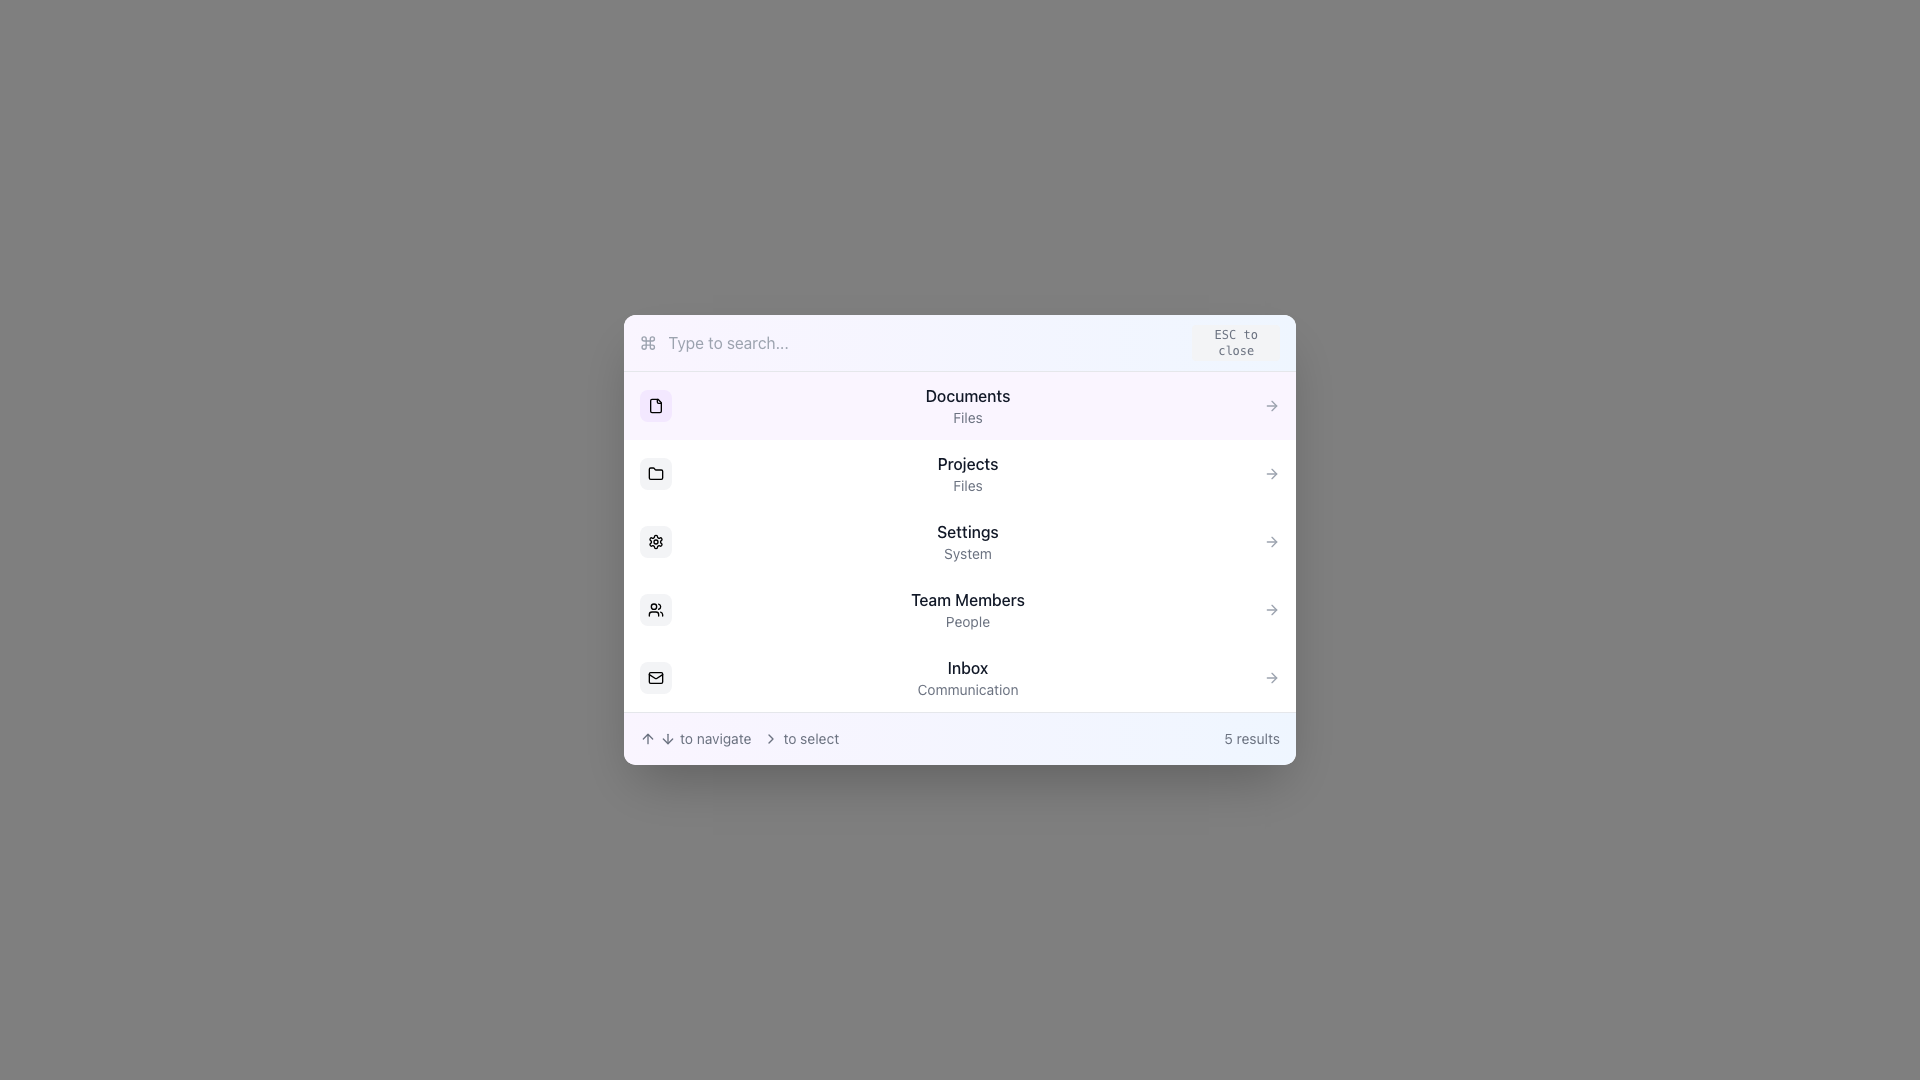  What do you see at coordinates (968, 416) in the screenshot?
I see `the 'Files' text label element, which is a small gray text displayed under 'Documents' in the list view` at bounding box center [968, 416].